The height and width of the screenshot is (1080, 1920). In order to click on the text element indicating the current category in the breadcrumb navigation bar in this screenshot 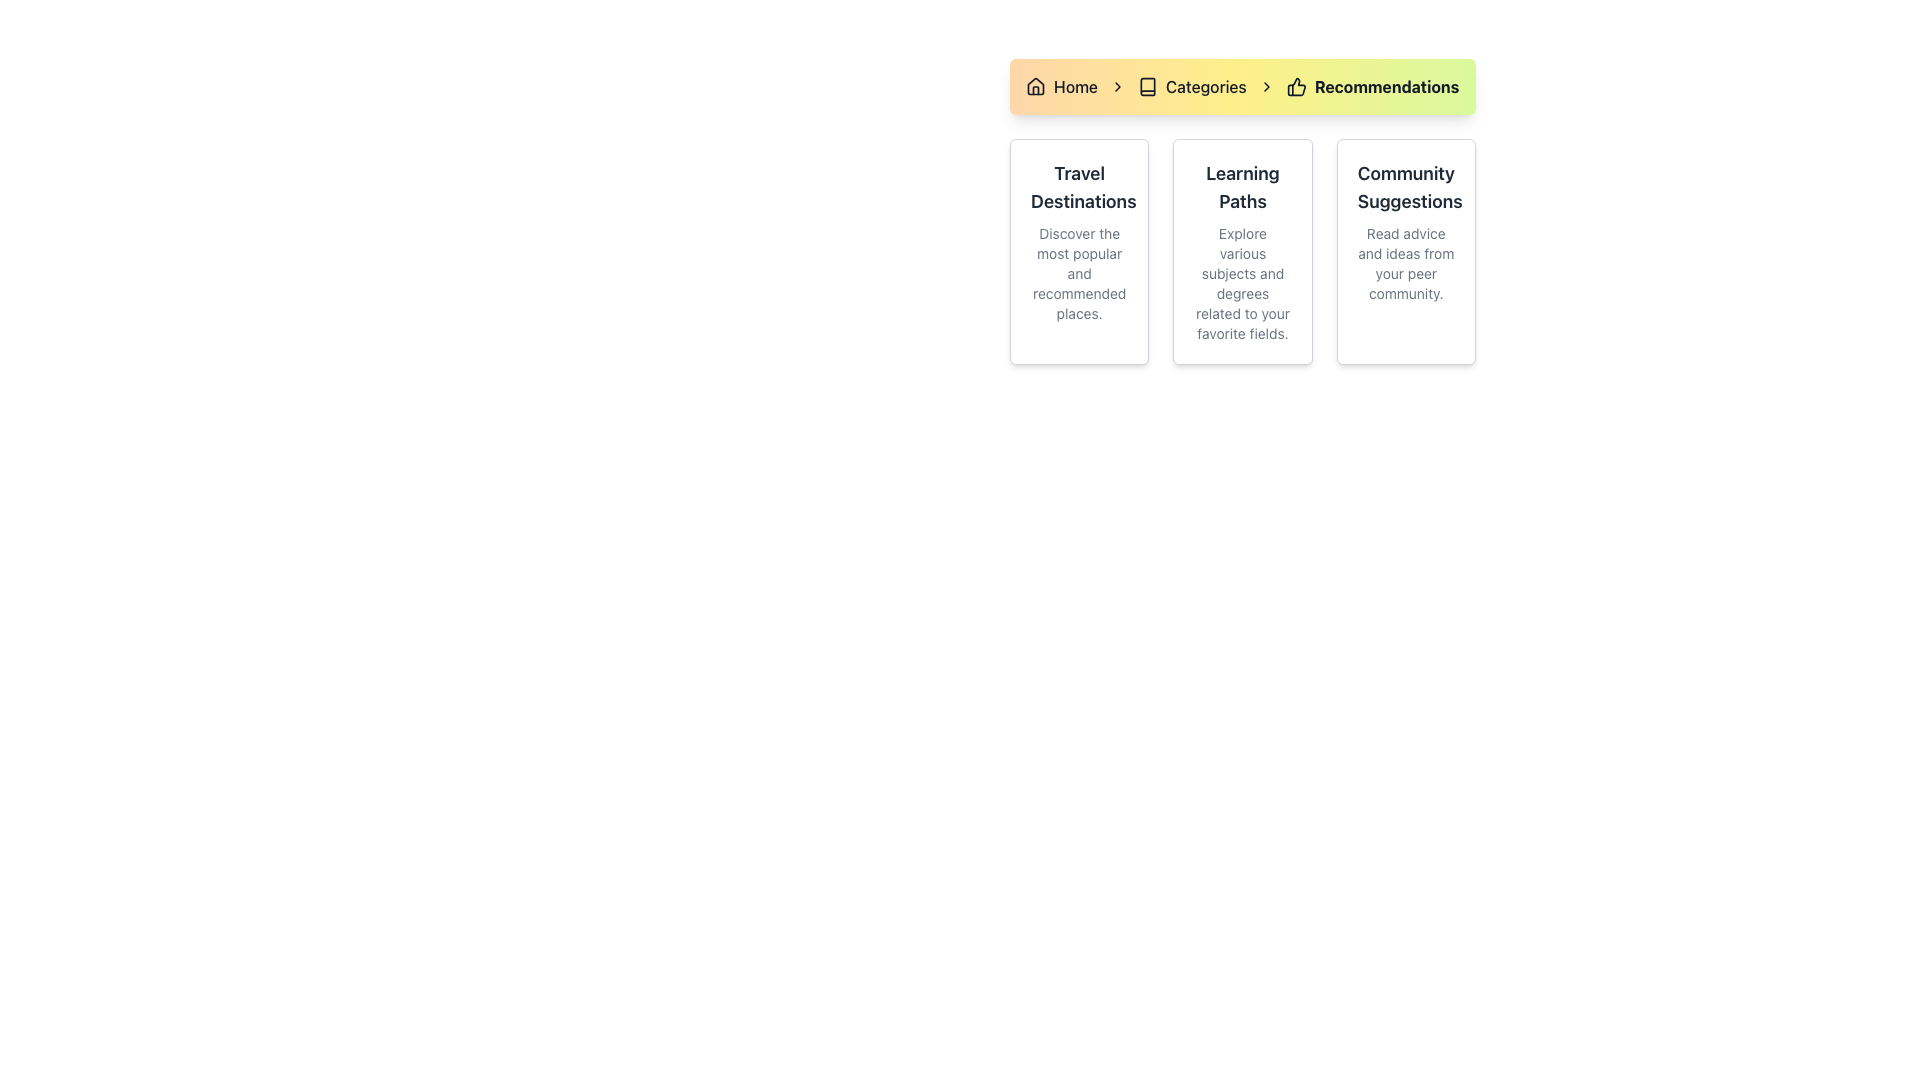, I will do `click(1205, 86)`.